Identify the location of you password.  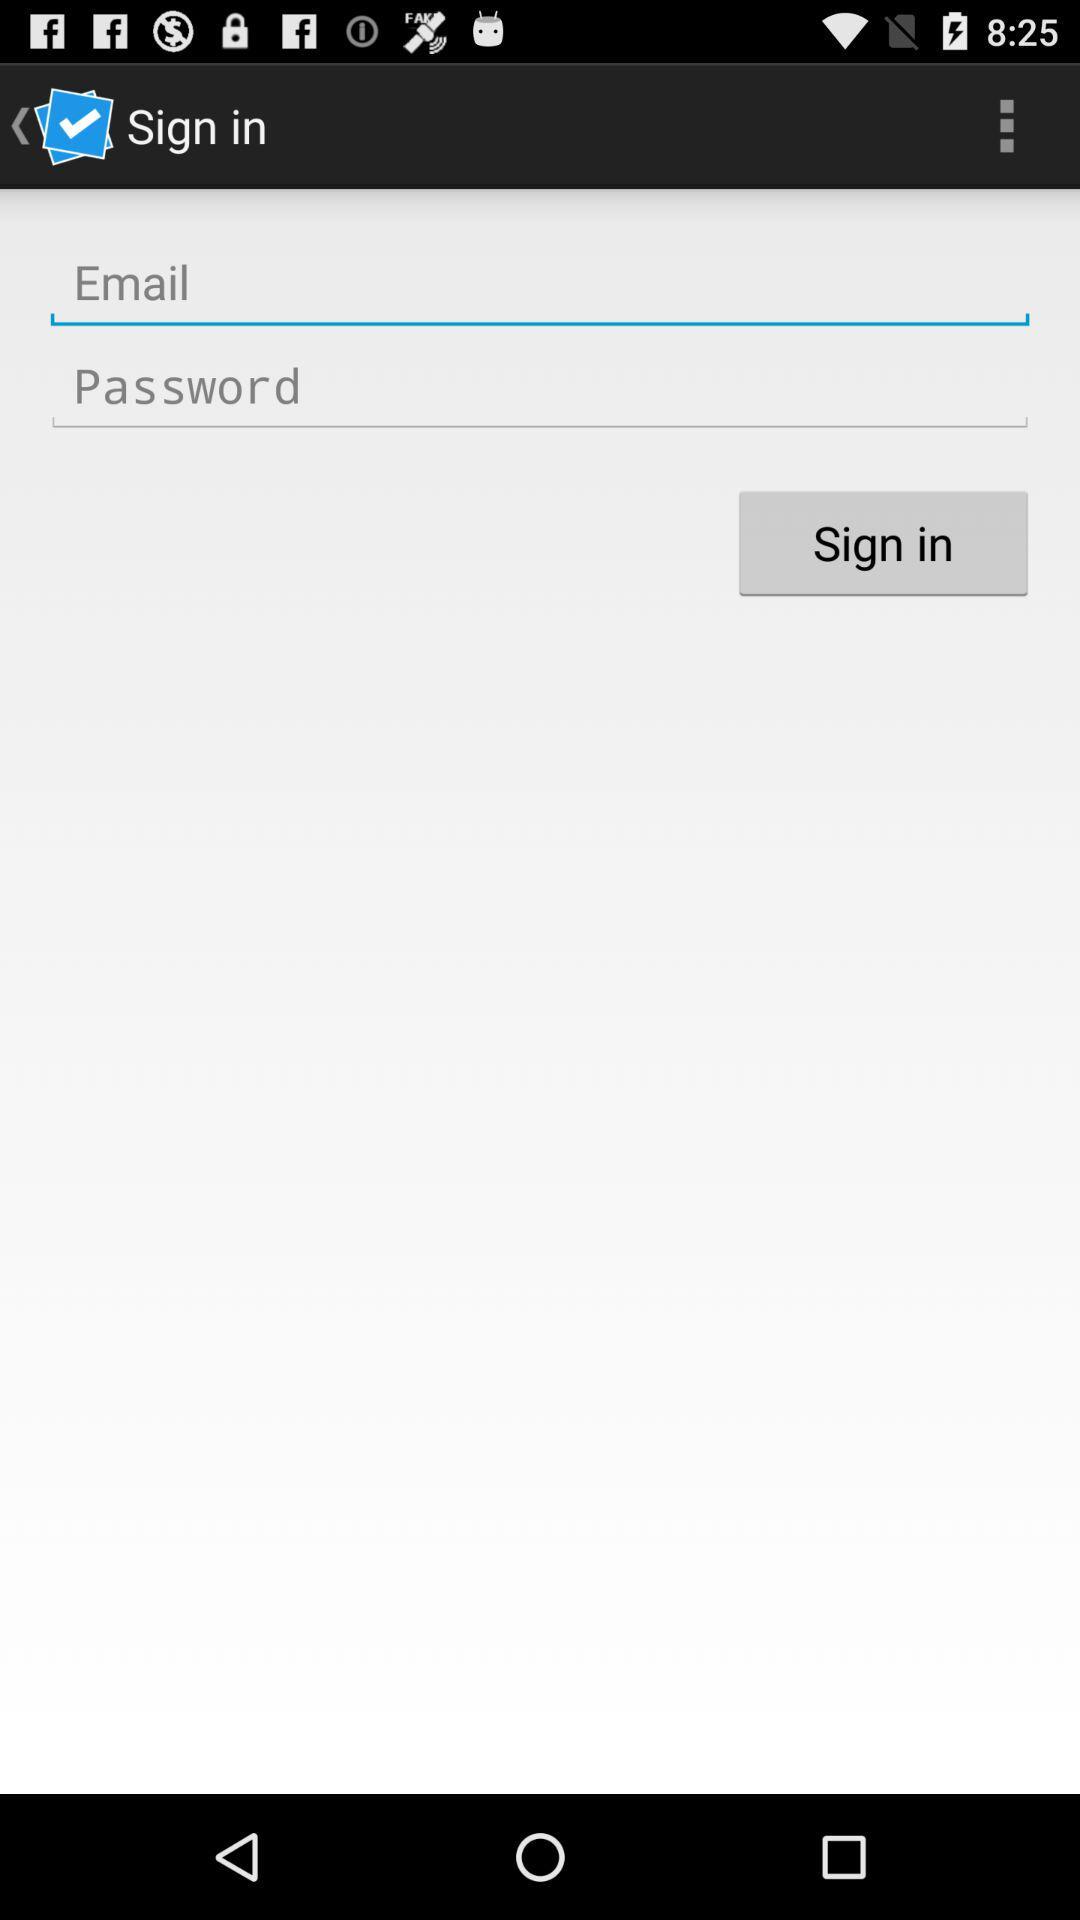
(540, 386).